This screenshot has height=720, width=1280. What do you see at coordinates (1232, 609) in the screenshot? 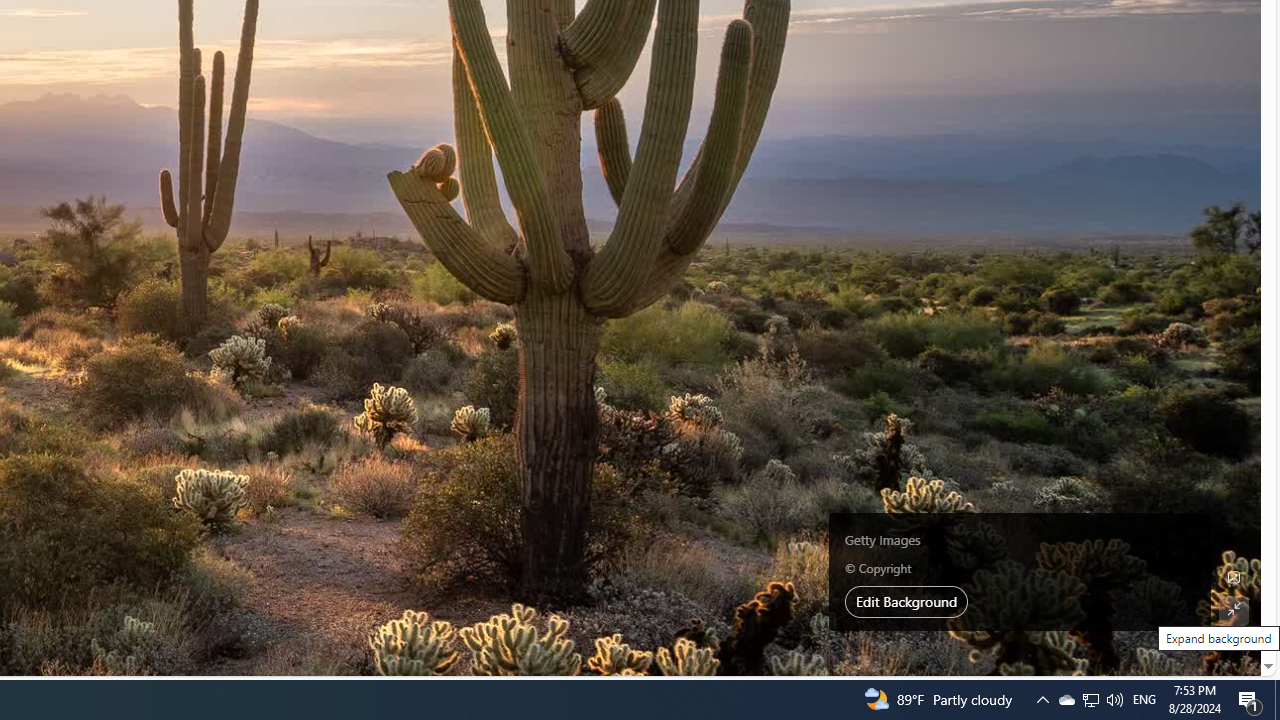
I see `'Expand background'` at bounding box center [1232, 609].